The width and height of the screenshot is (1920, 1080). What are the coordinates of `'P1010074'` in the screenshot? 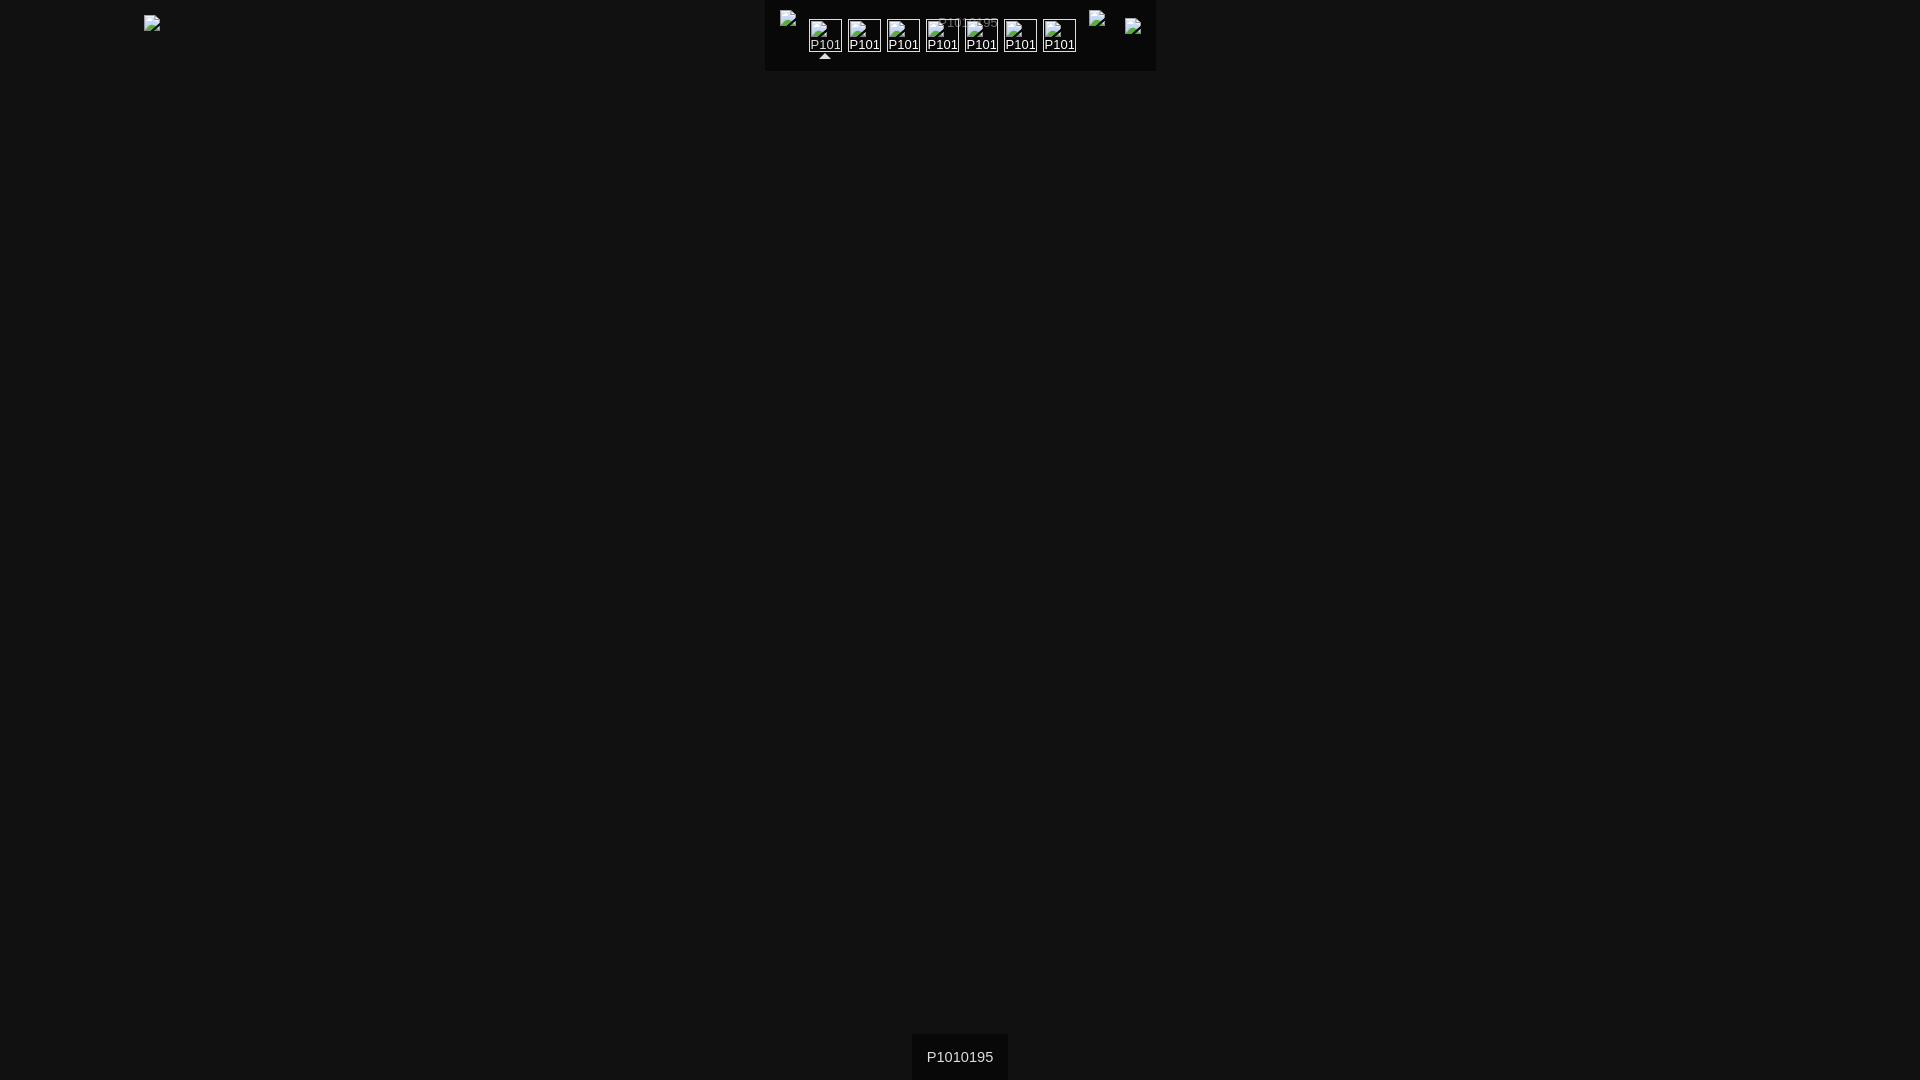 It's located at (901, 35).